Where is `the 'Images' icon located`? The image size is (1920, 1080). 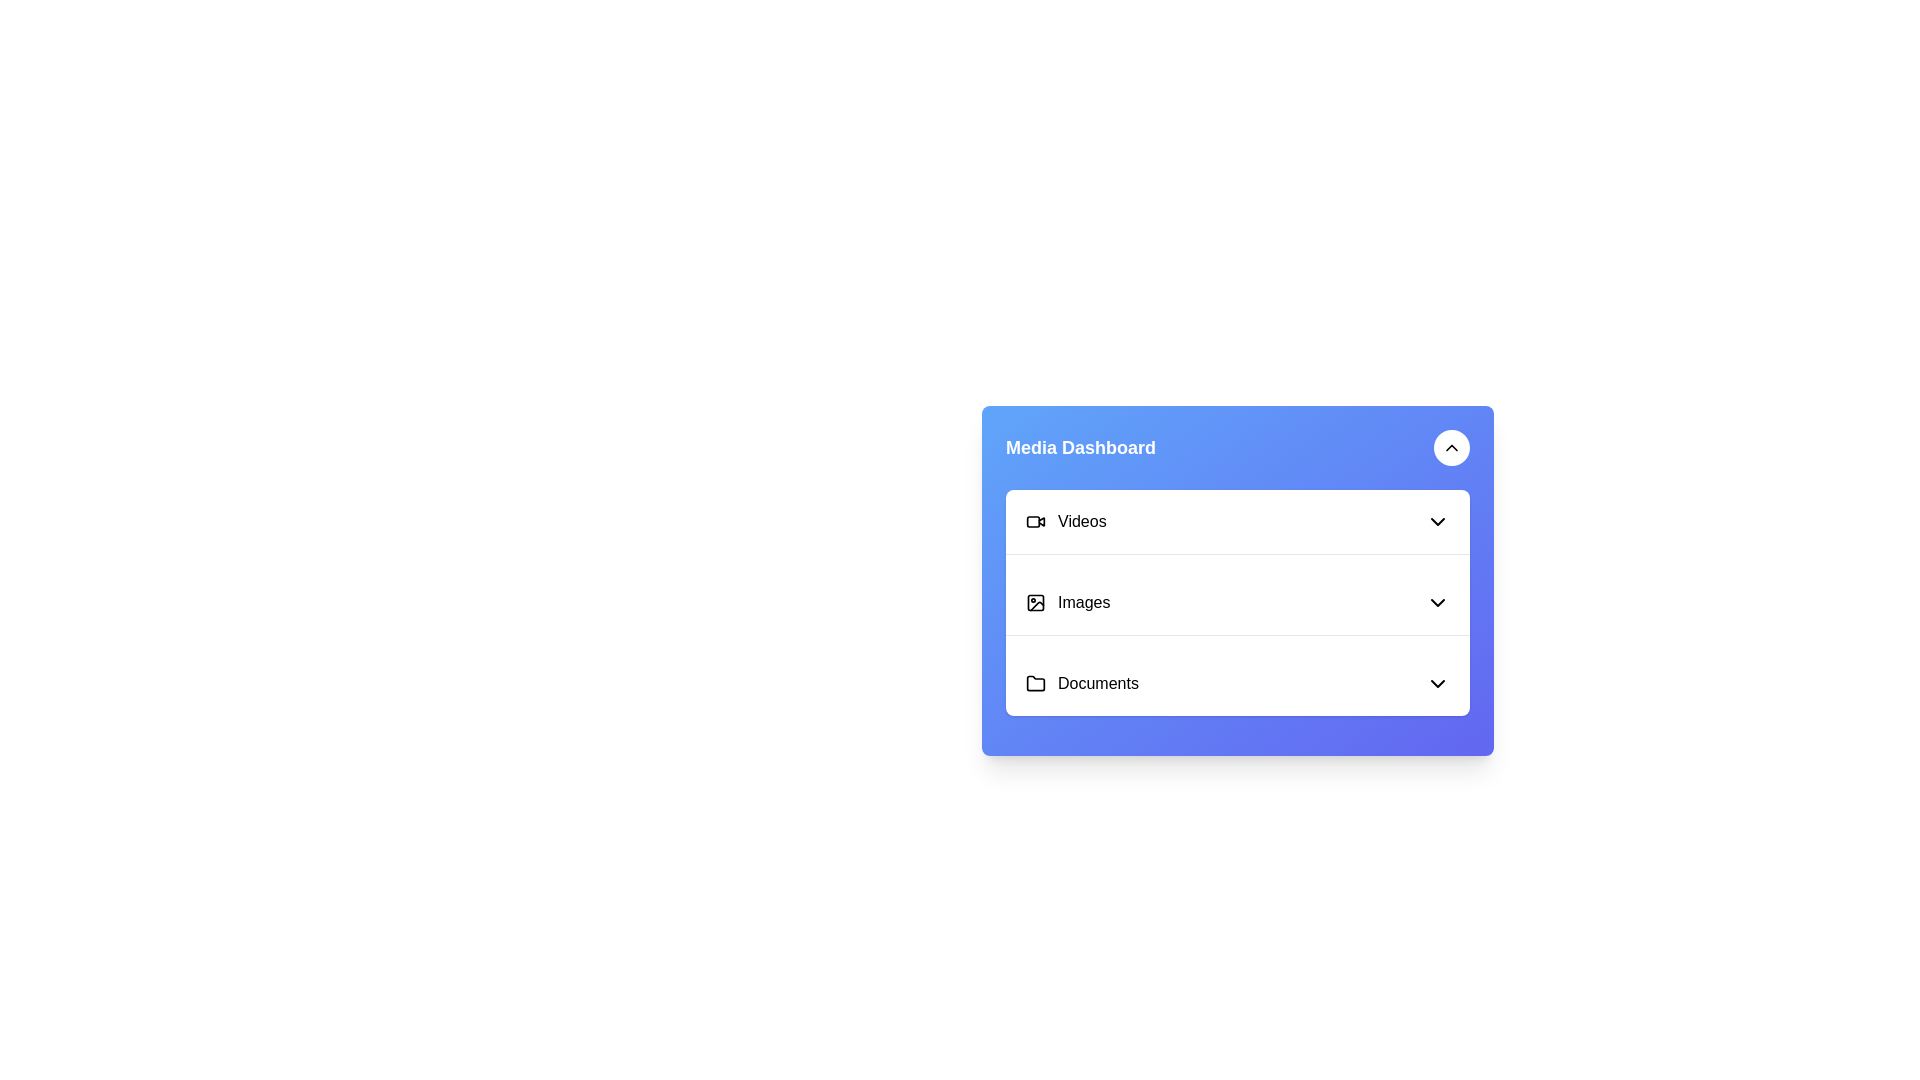 the 'Images' icon located is located at coordinates (1036, 601).